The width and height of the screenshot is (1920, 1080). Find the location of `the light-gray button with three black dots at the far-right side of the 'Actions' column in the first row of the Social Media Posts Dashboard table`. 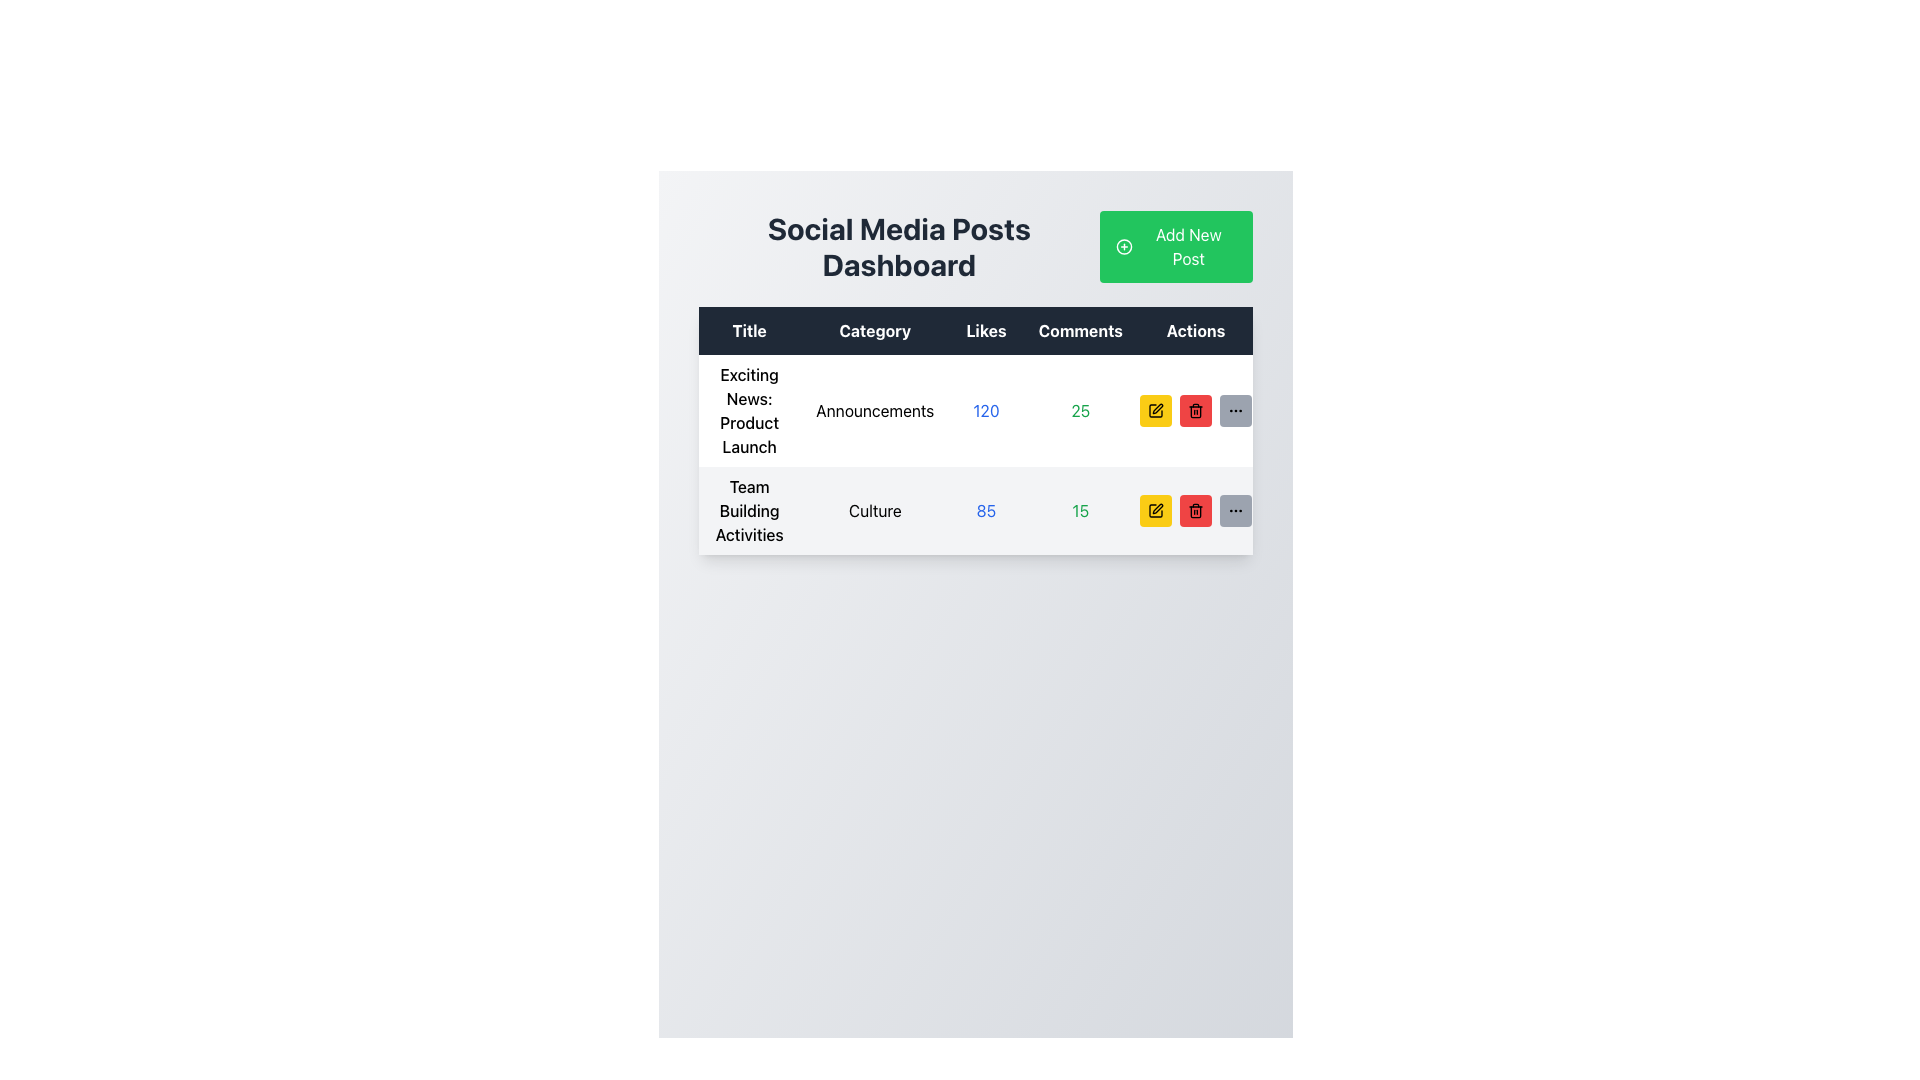

the light-gray button with three black dots at the far-right side of the 'Actions' column in the first row of the Social Media Posts Dashboard table is located at coordinates (1235, 410).